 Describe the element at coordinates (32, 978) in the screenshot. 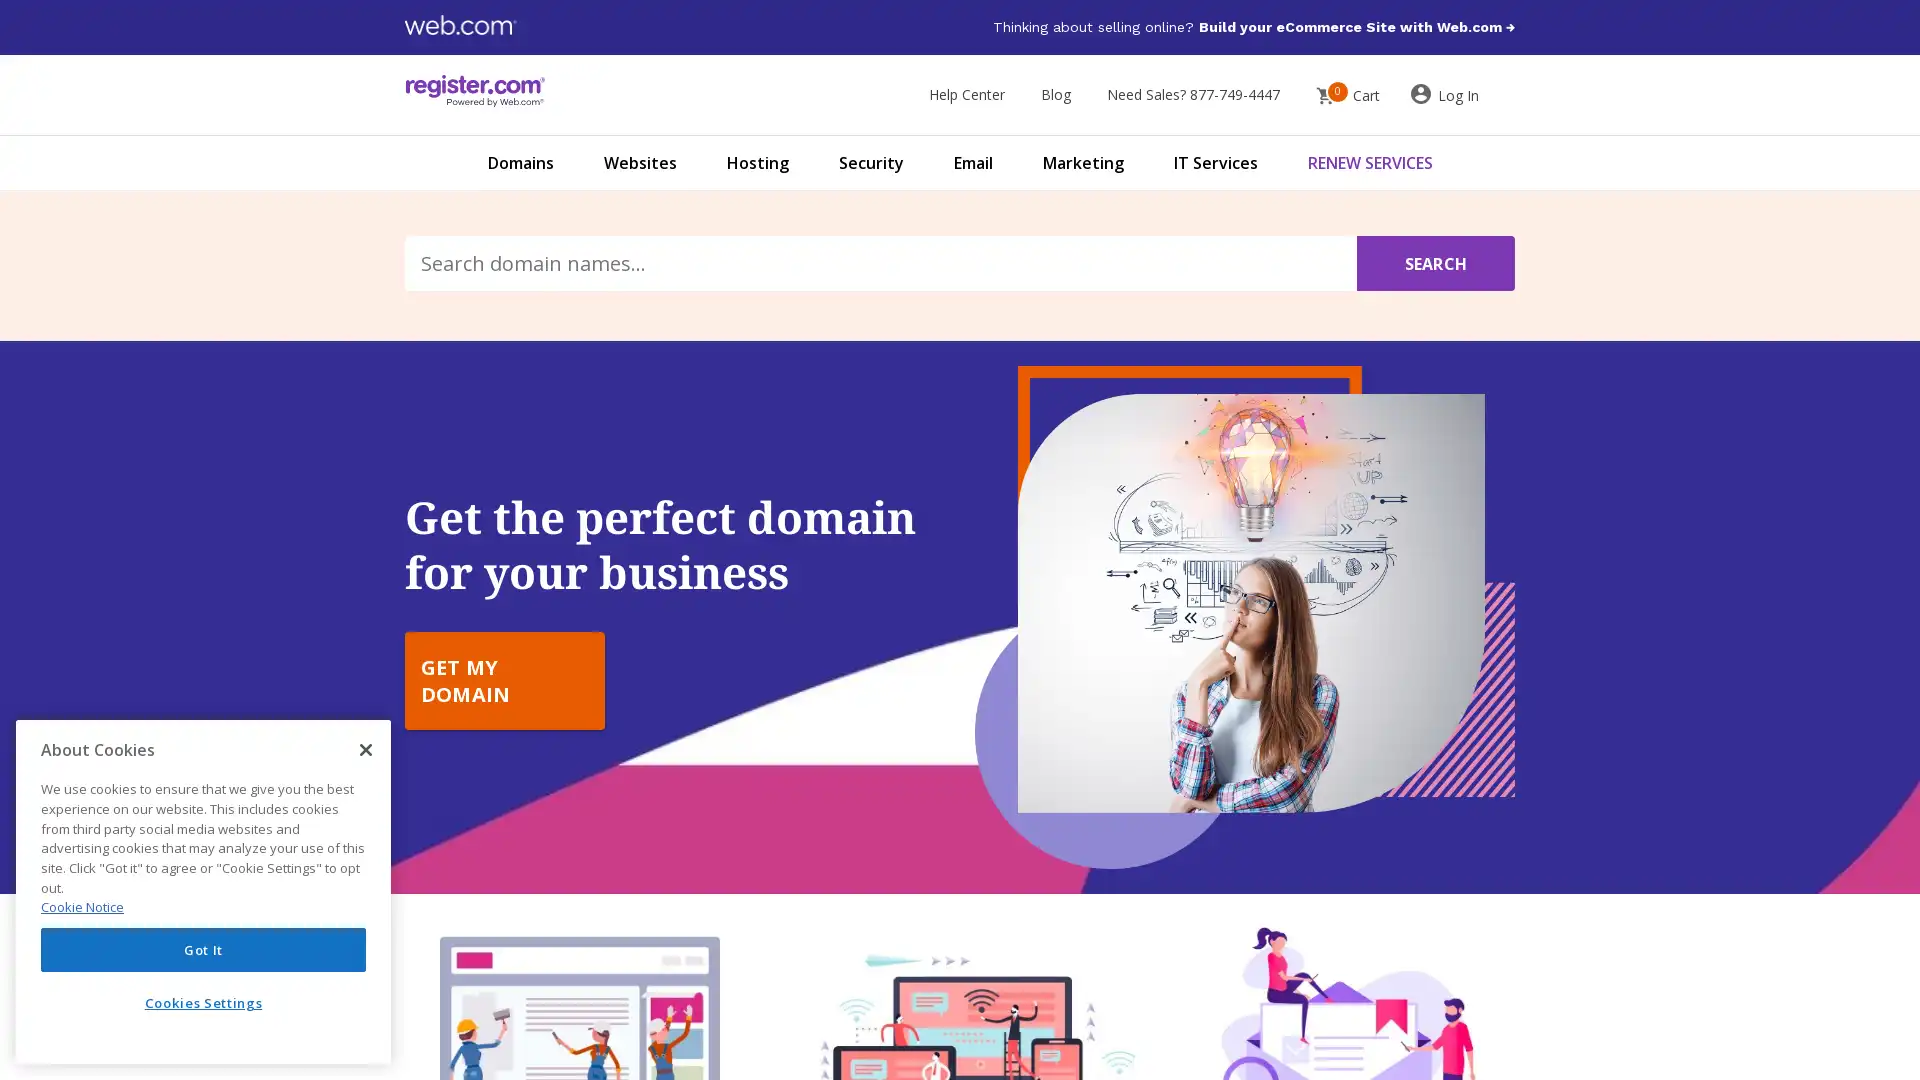

I see `Explore your accessibility options` at that location.